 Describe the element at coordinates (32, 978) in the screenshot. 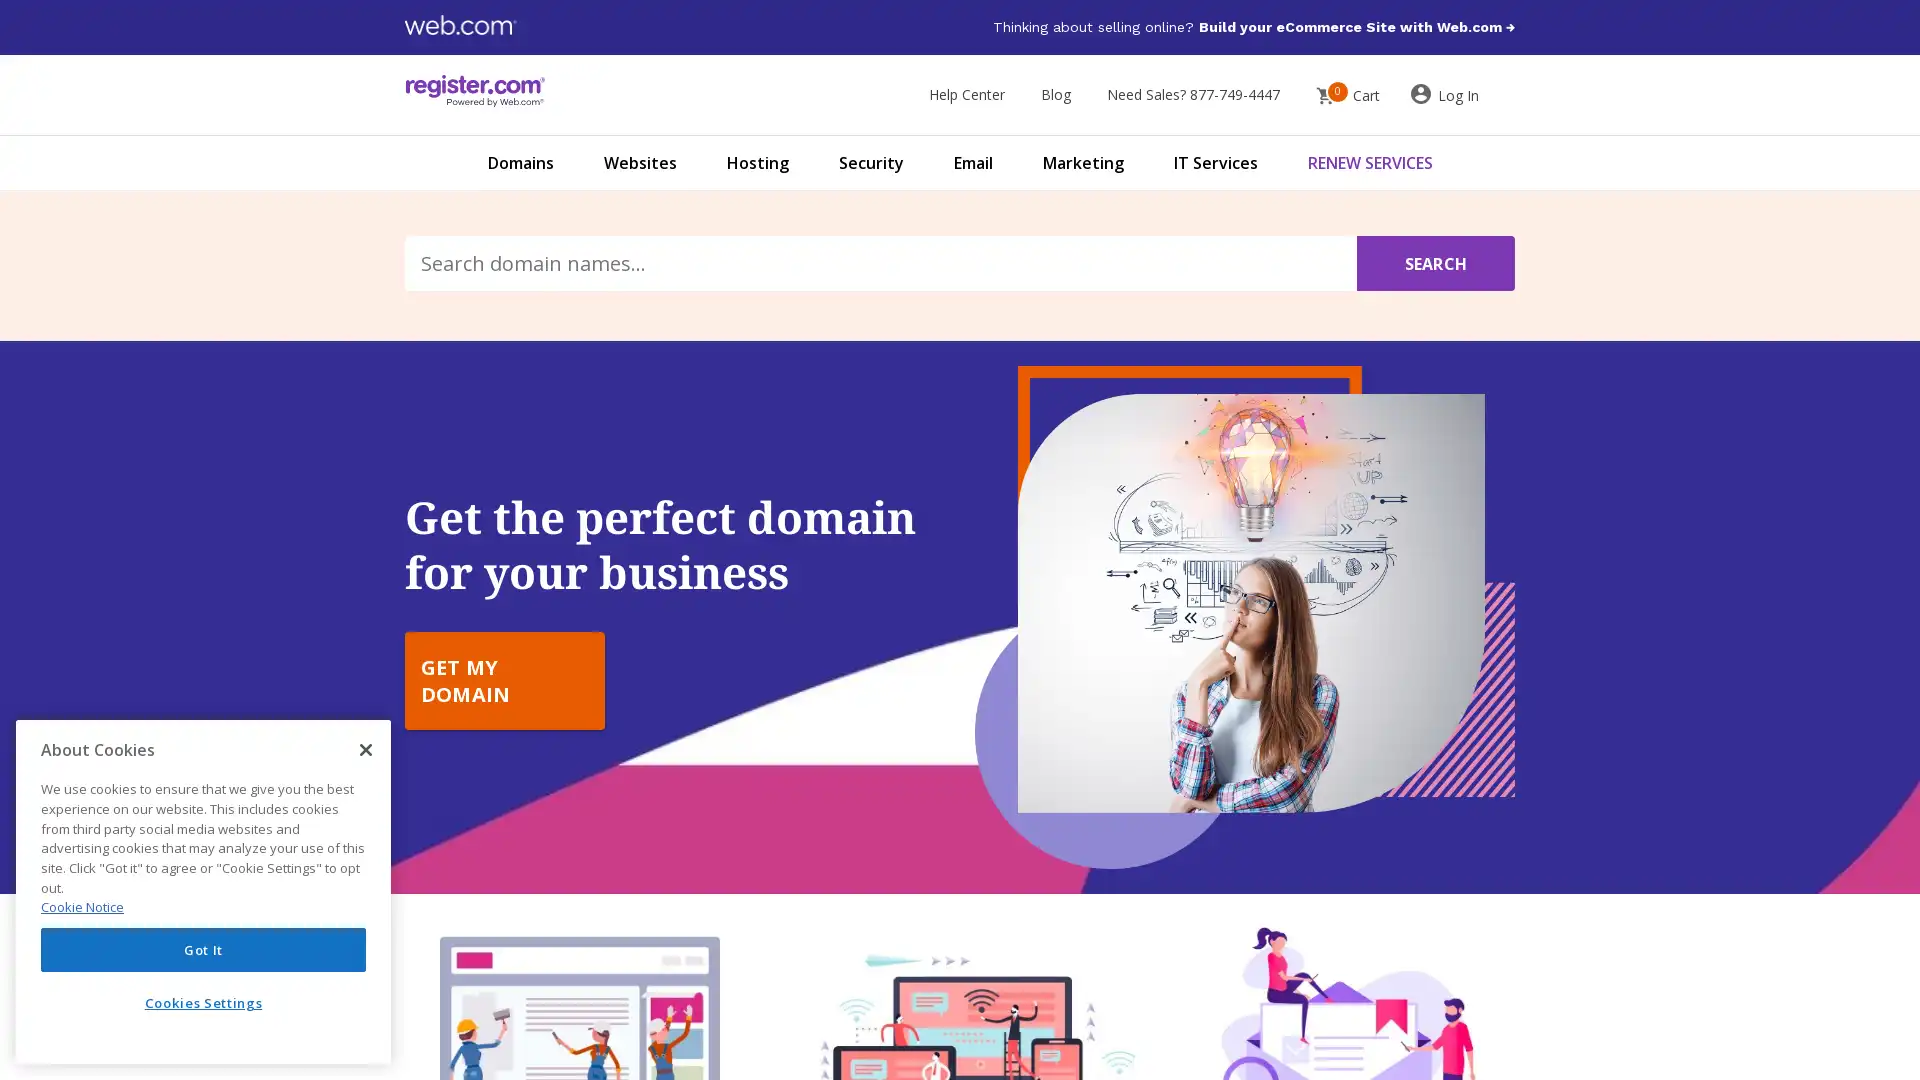

I see `Explore your accessibility options` at that location.